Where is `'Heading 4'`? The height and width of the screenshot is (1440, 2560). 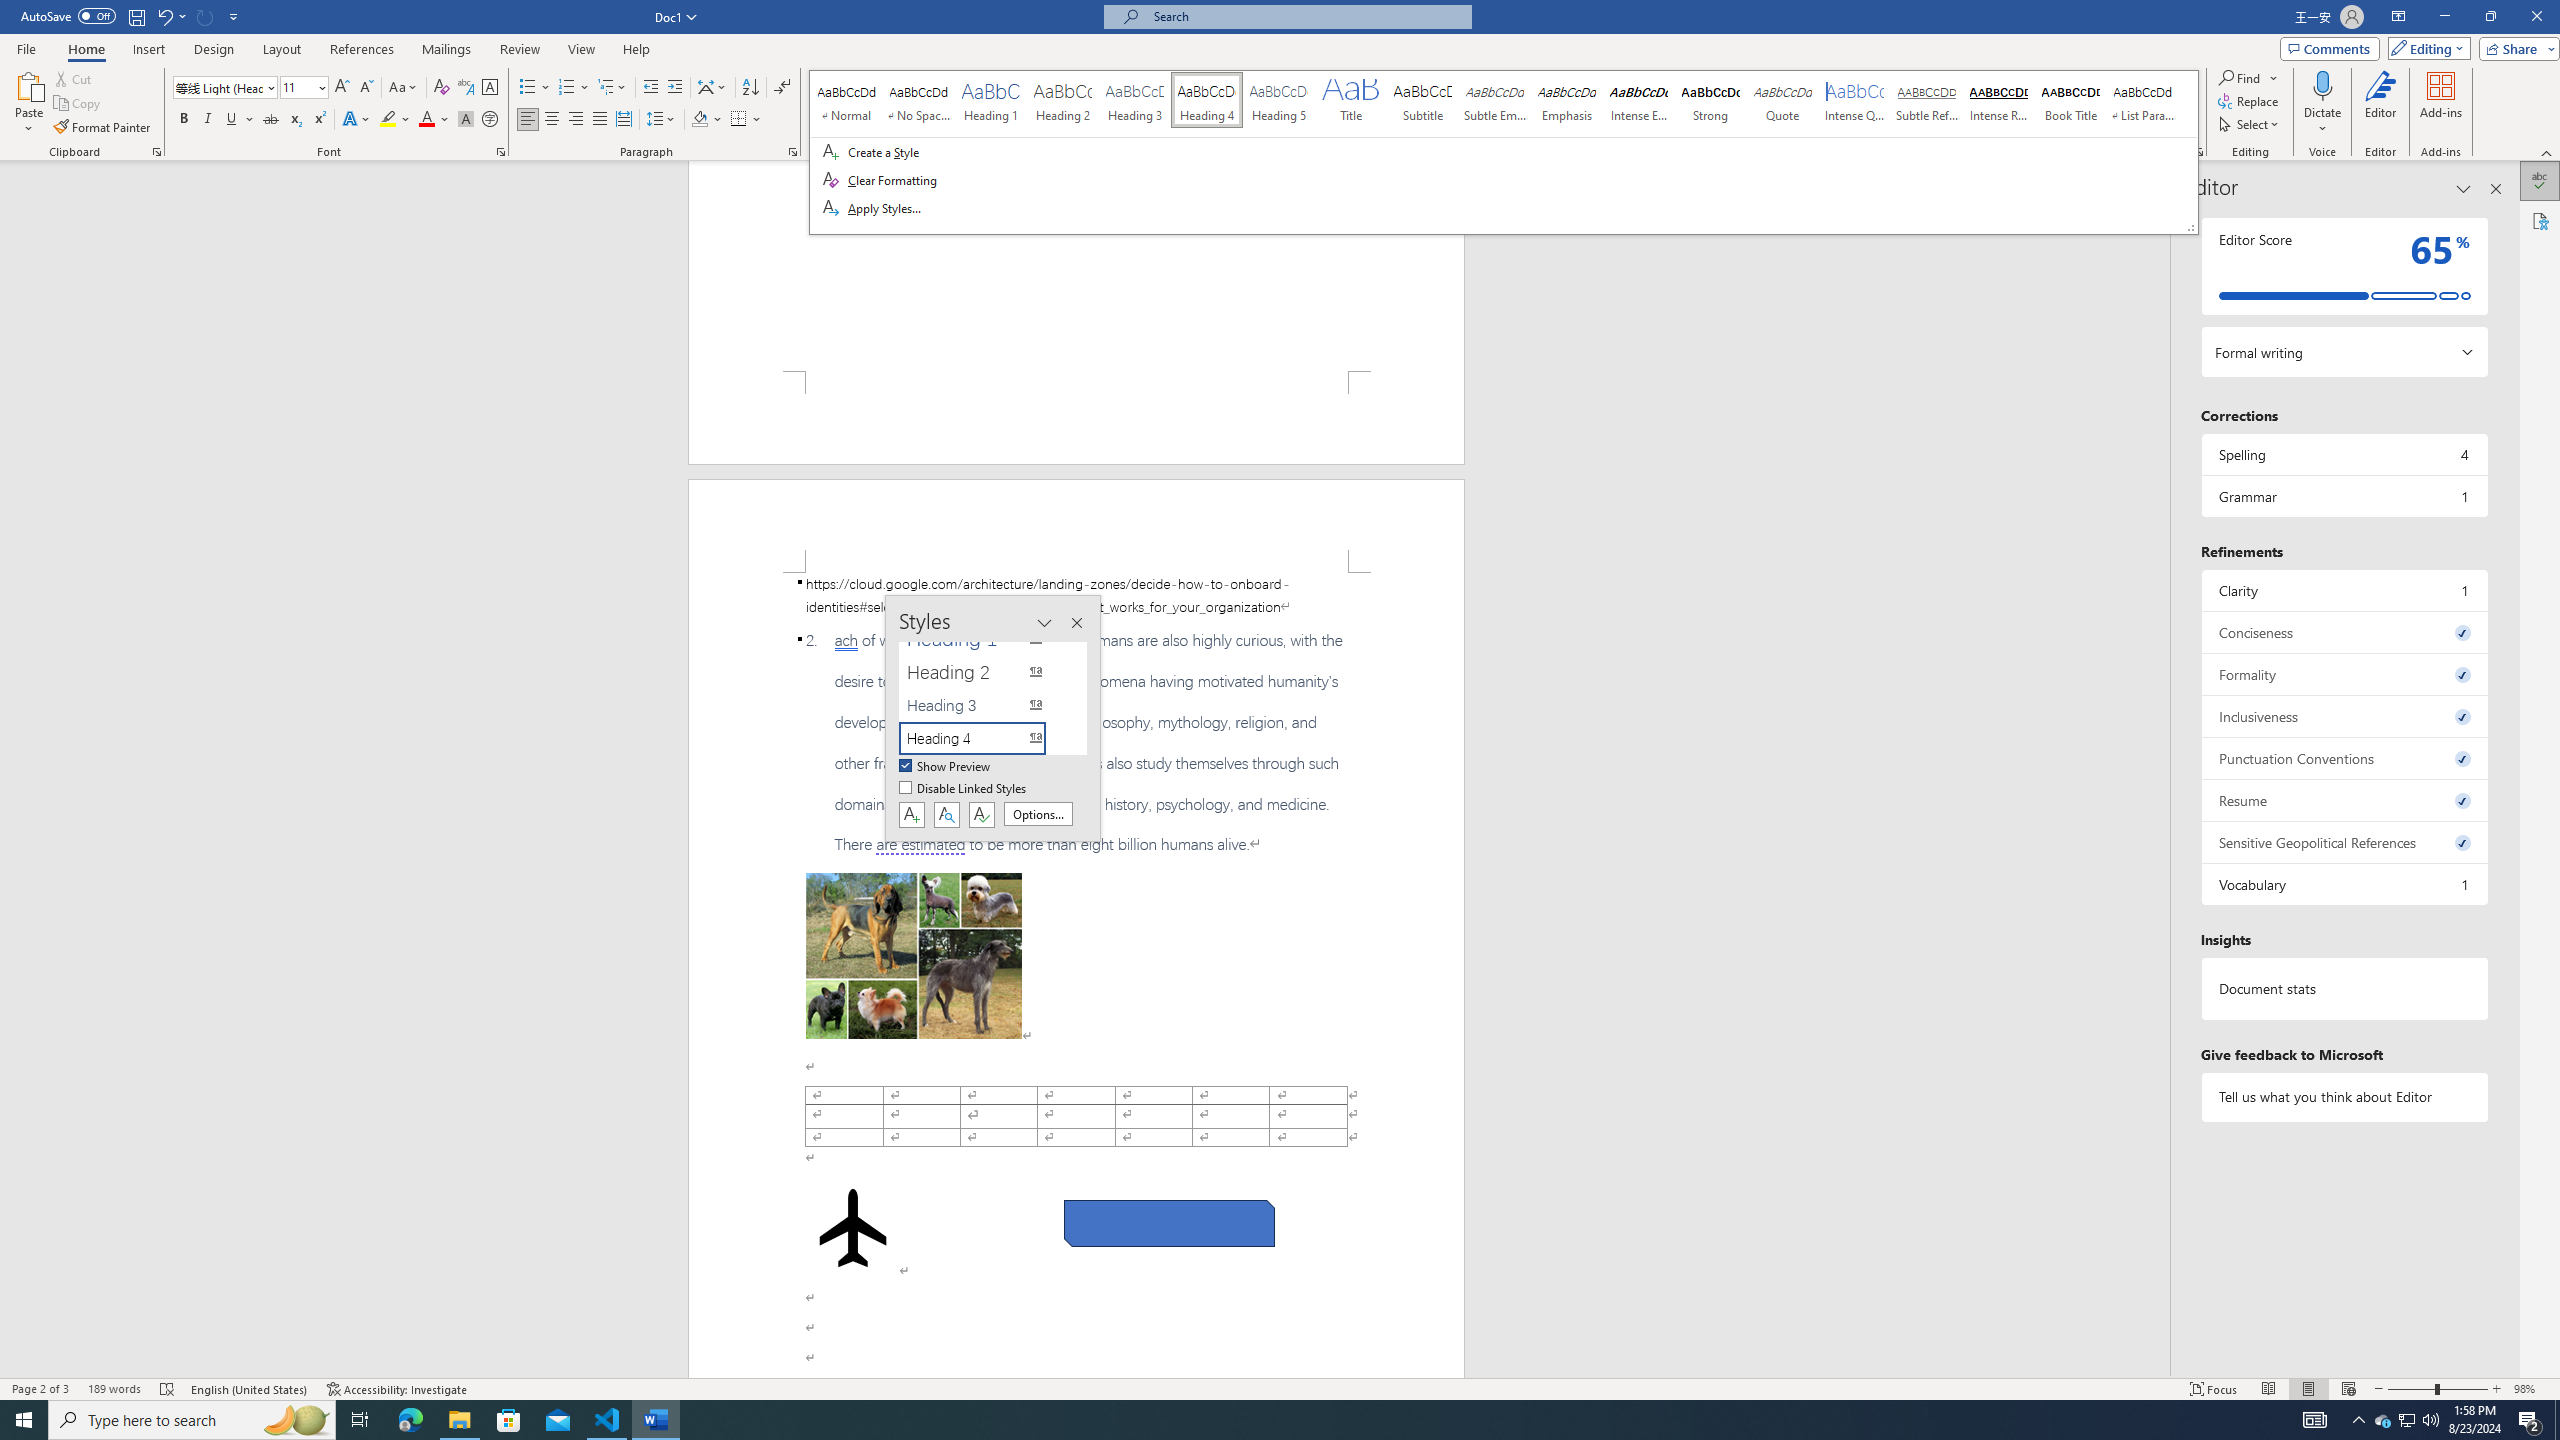 'Heading 4' is located at coordinates (983, 736).